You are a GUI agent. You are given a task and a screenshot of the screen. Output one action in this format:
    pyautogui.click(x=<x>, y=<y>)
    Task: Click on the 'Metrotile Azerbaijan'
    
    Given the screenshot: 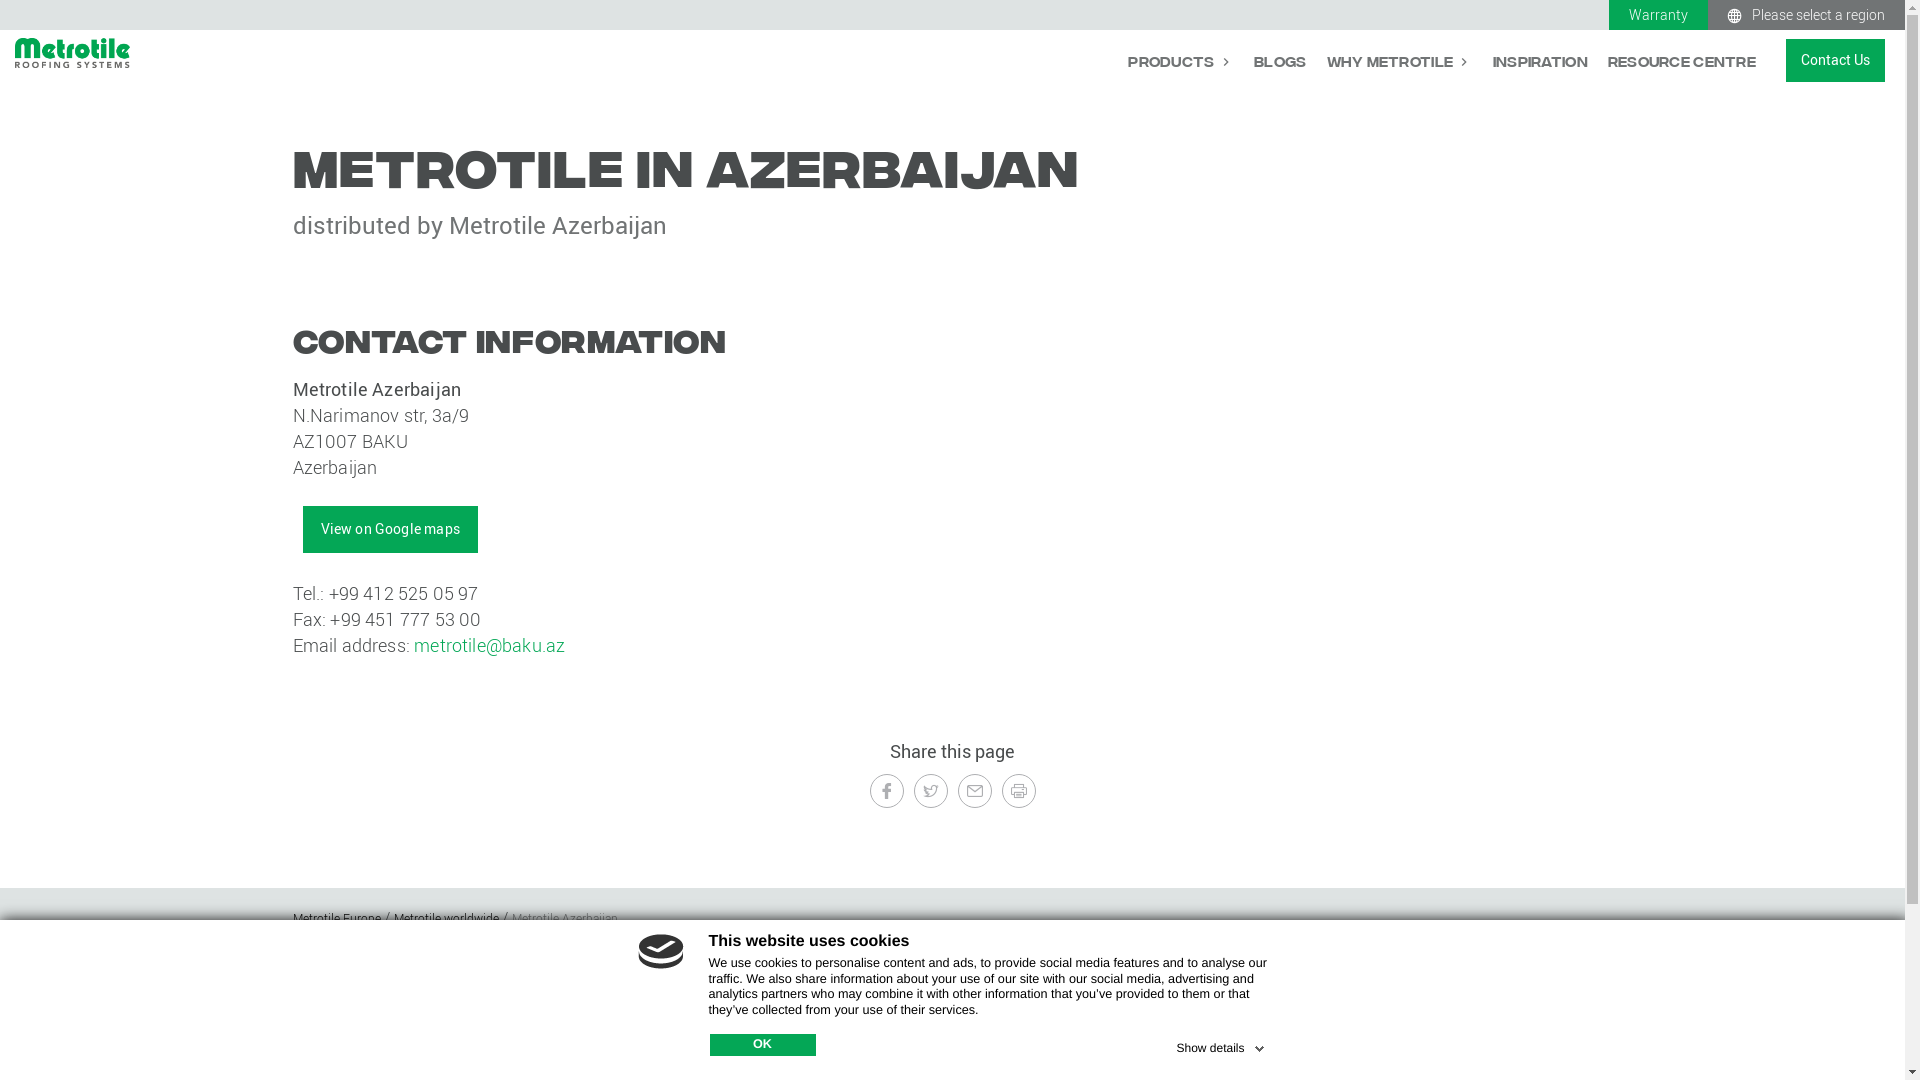 What is the action you would take?
    pyautogui.click(x=564, y=918)
    